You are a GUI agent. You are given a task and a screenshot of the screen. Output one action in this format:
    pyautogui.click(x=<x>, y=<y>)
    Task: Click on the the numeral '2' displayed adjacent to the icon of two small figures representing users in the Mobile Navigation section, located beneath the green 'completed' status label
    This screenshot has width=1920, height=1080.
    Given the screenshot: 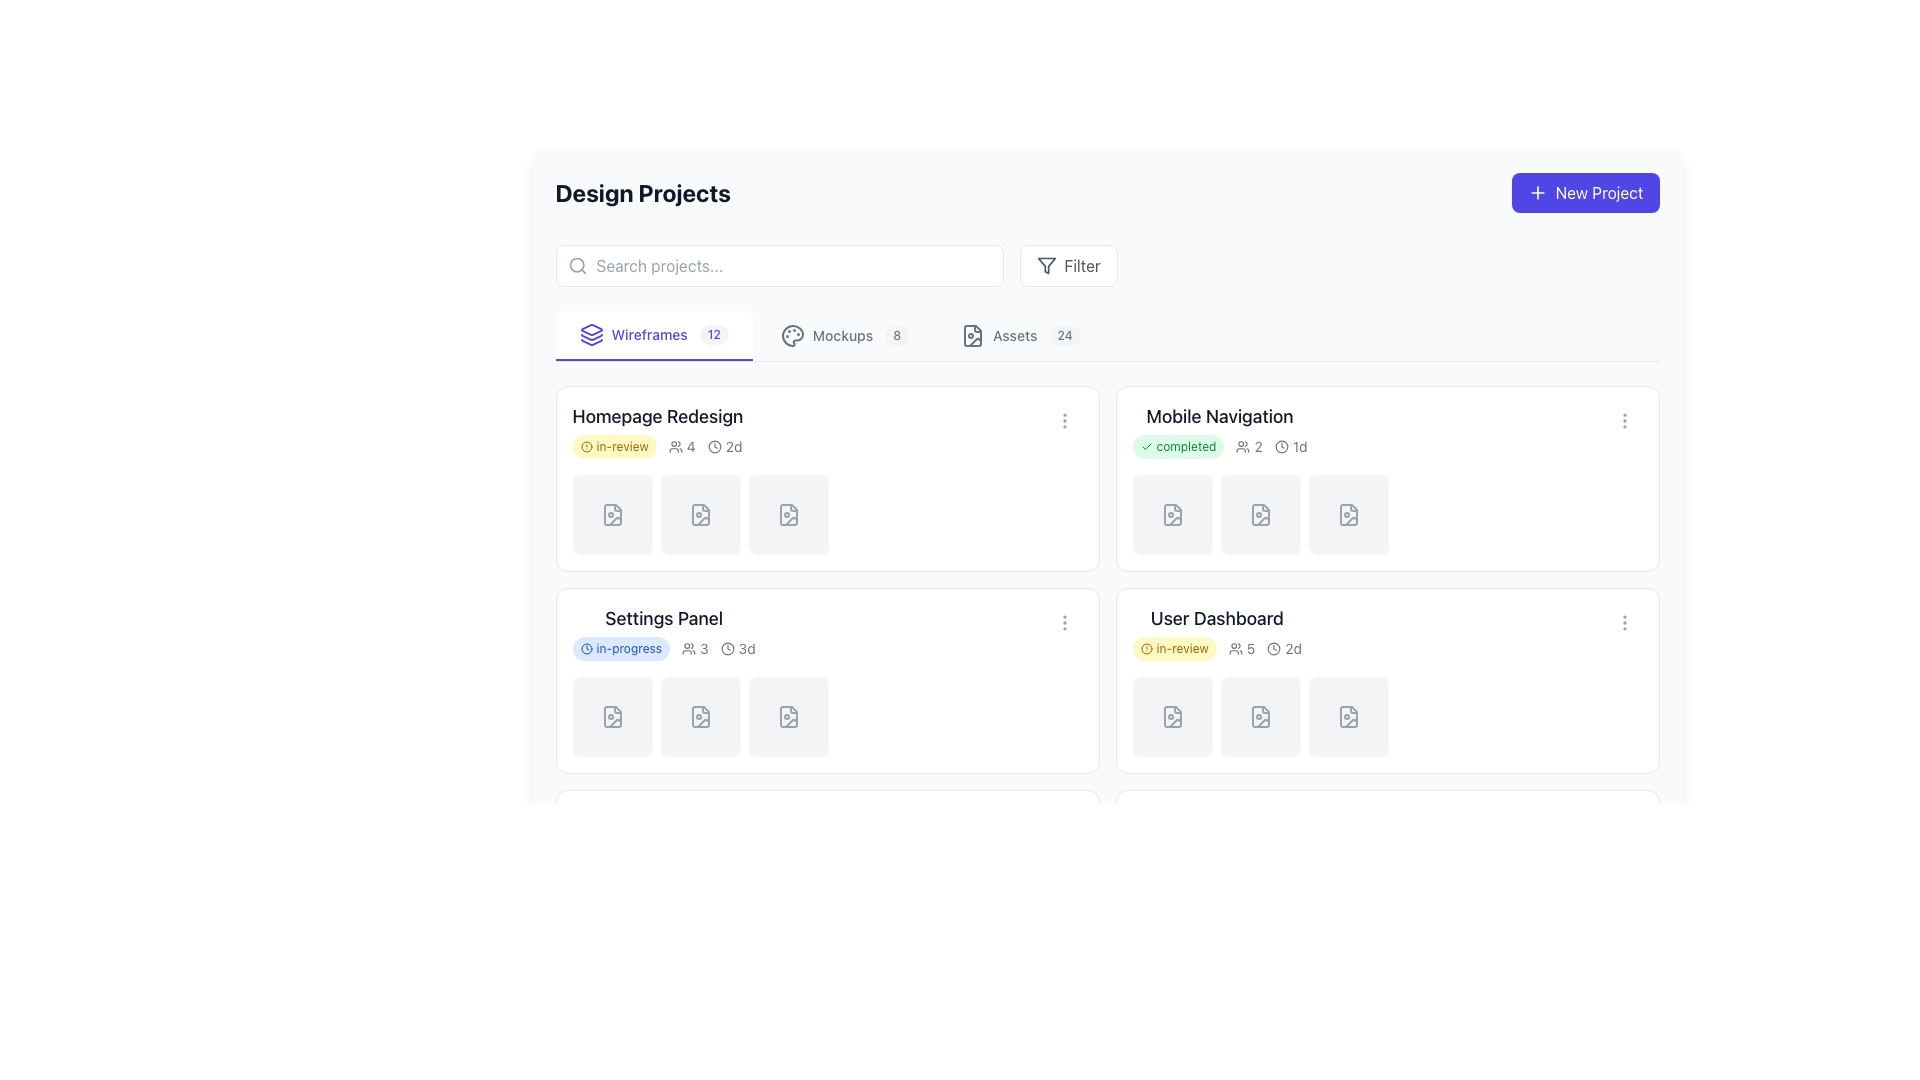 What is the action you would take?
    pyautogui.click(x=1248, y=446)
    